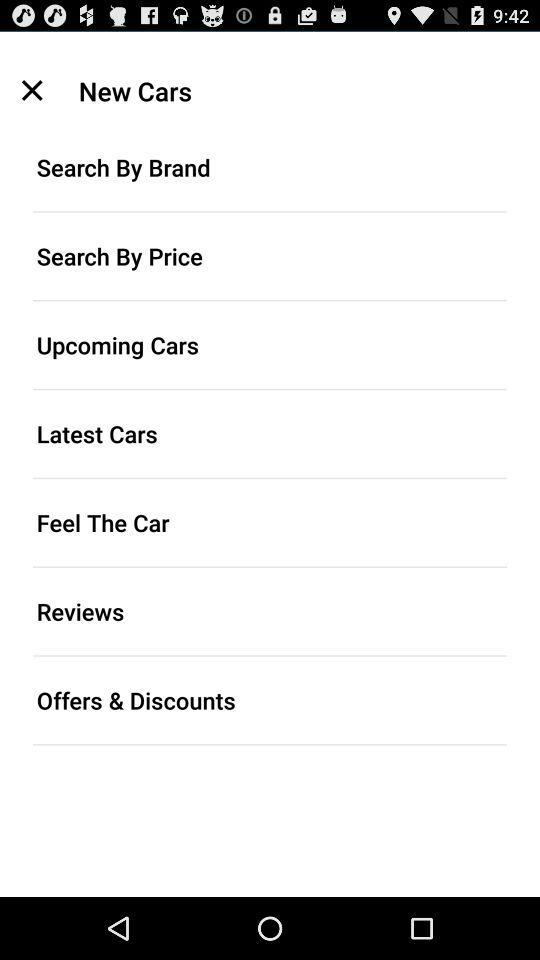  Describe the element at coordinates (31, 90) in the screenshot. I see `menu` at that location.